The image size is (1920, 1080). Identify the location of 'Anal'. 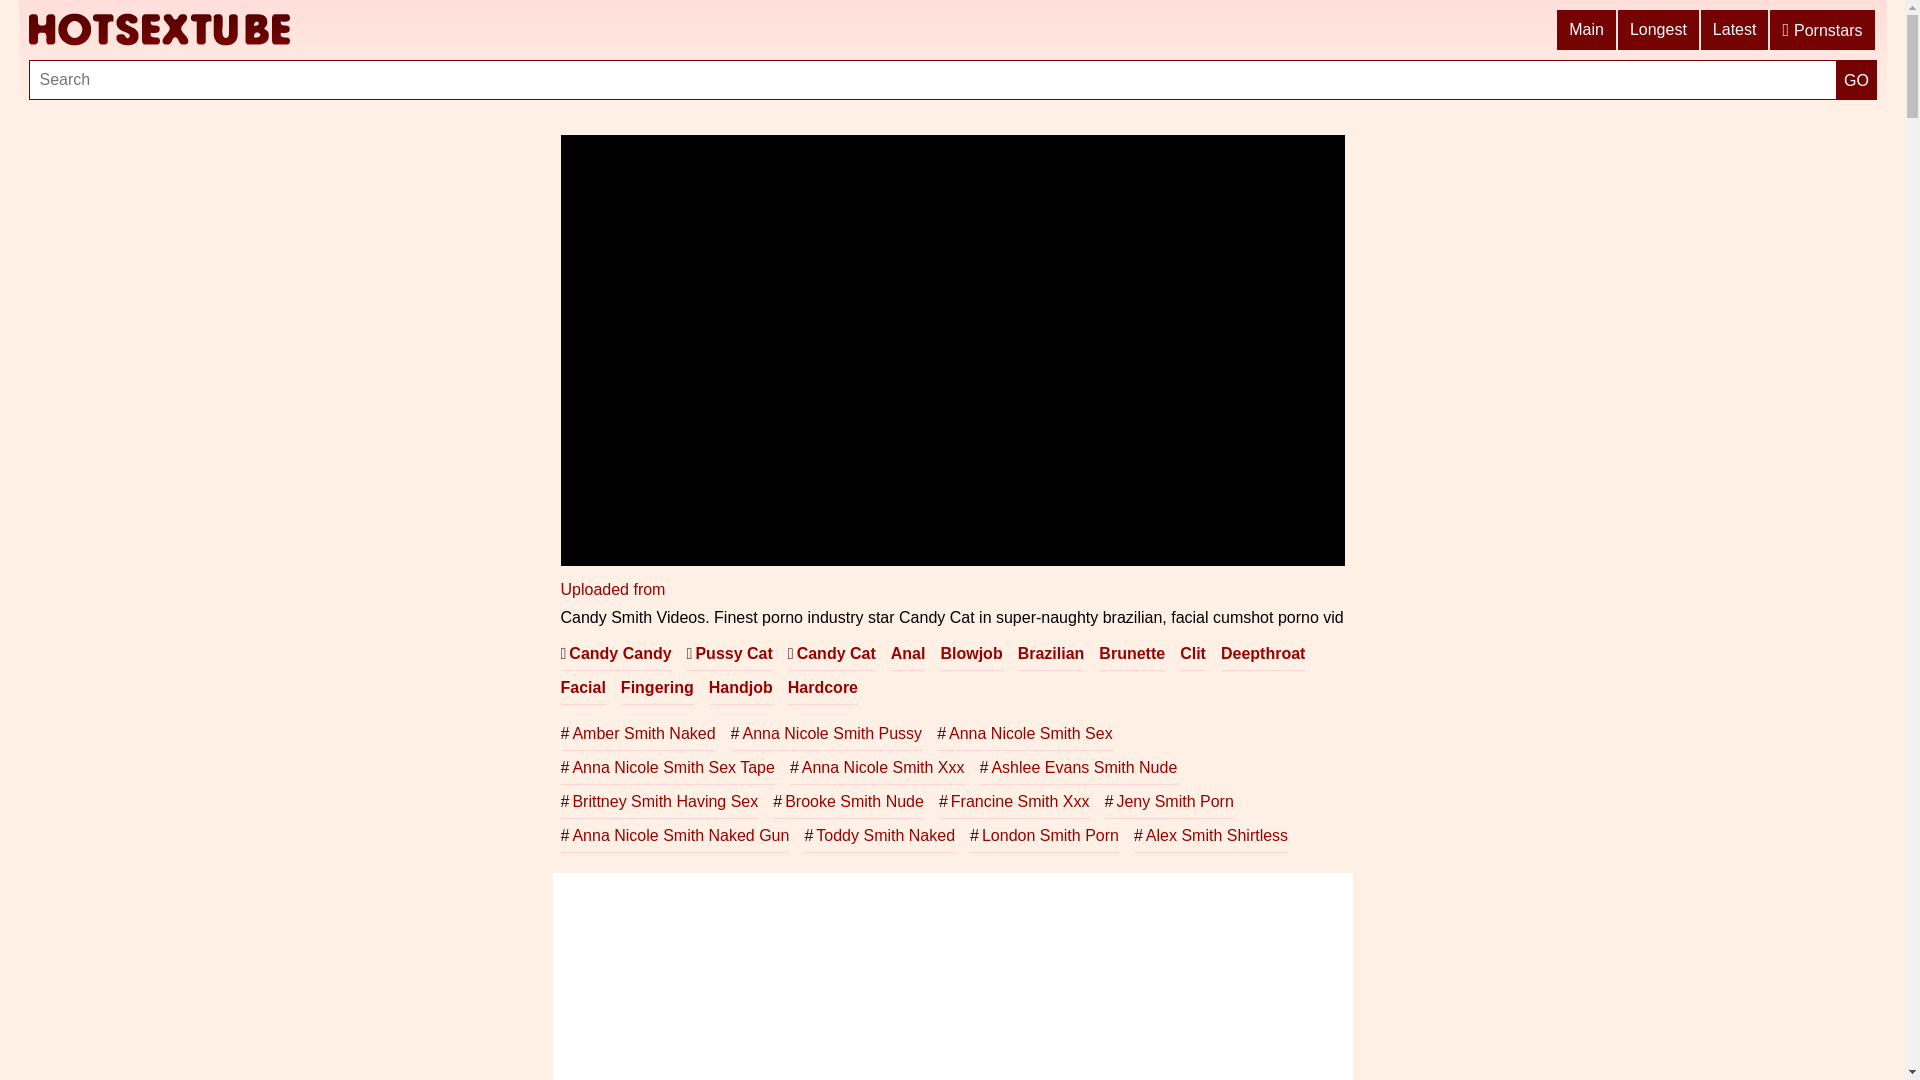
(907, 654).